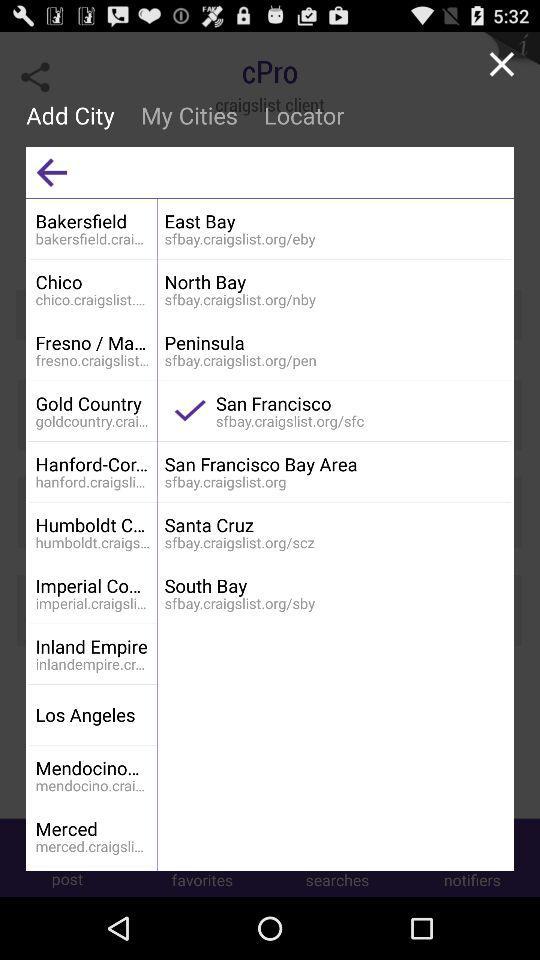 The width and height of the screenshot is (540, 960). I want to click on the imperial county app, so click(92, 585).